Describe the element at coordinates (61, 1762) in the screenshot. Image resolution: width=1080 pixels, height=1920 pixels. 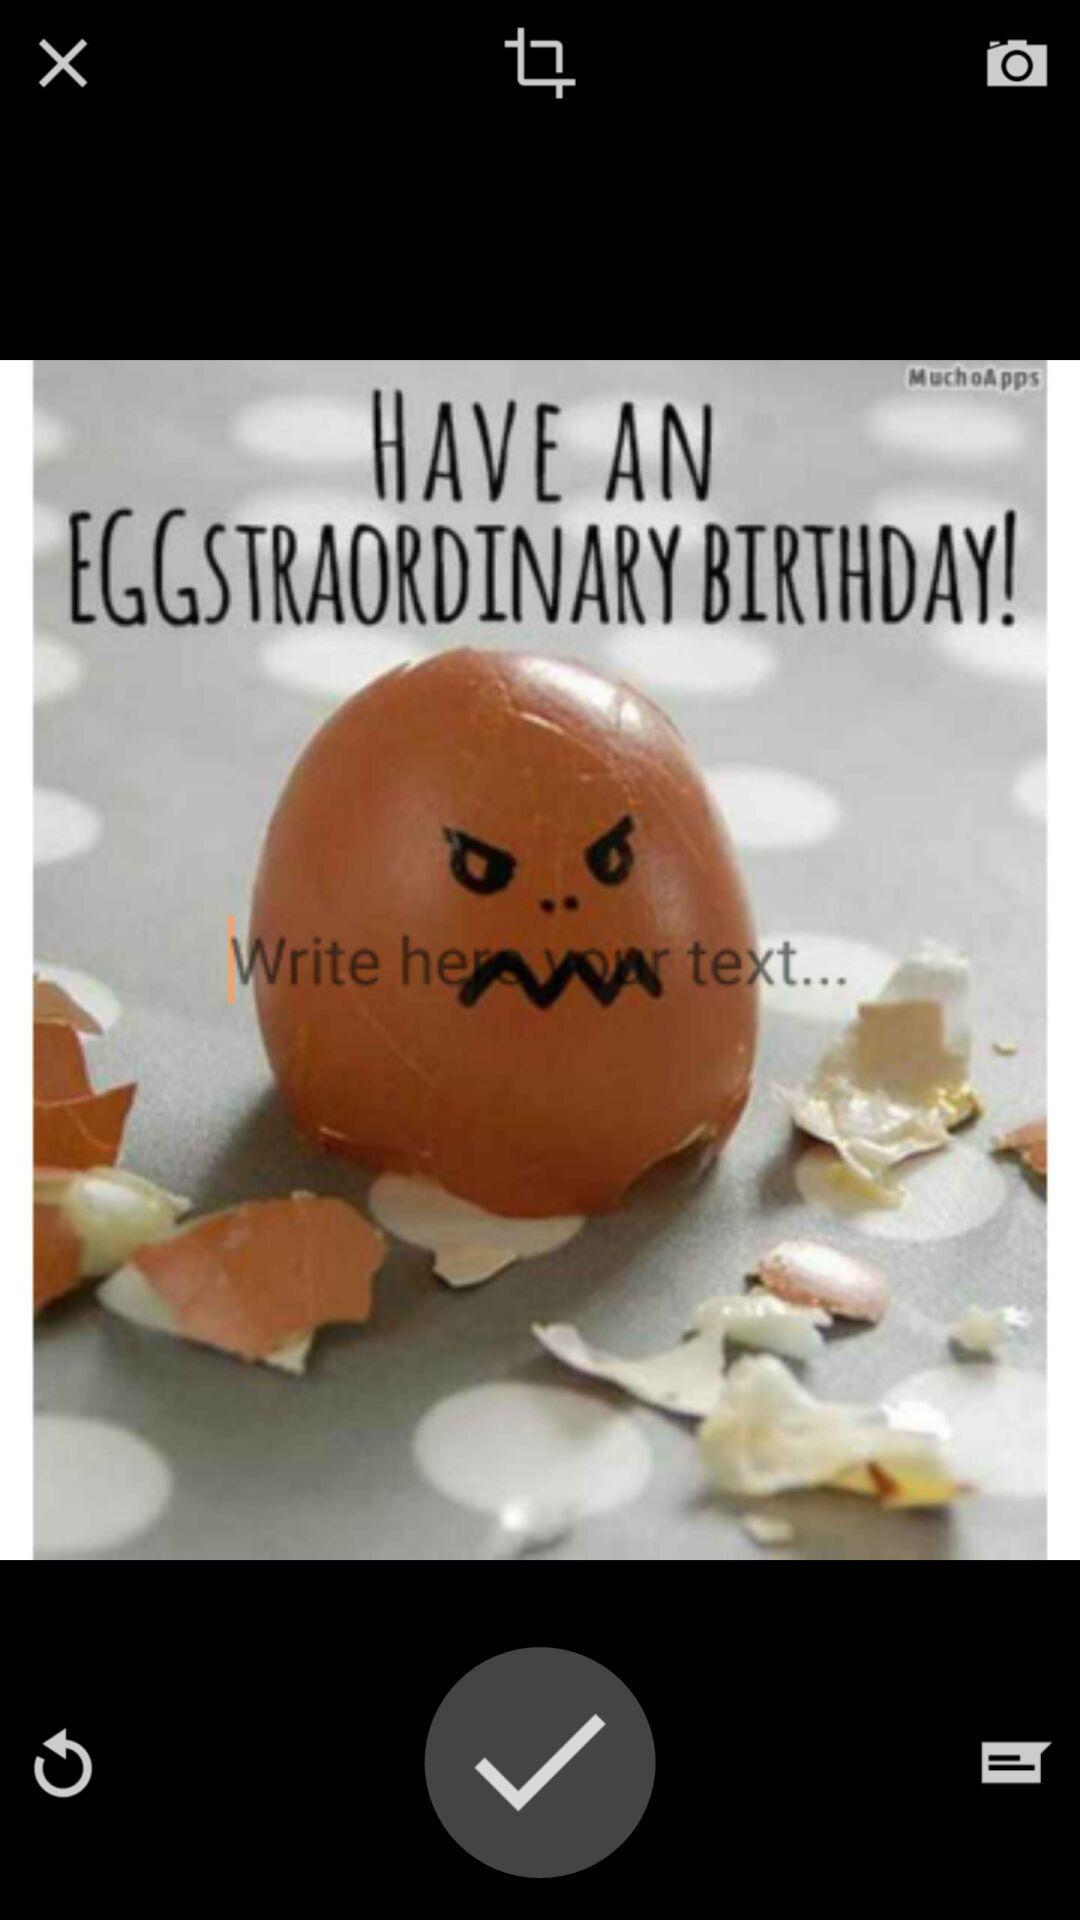
I see `the refresh icon` at that location.